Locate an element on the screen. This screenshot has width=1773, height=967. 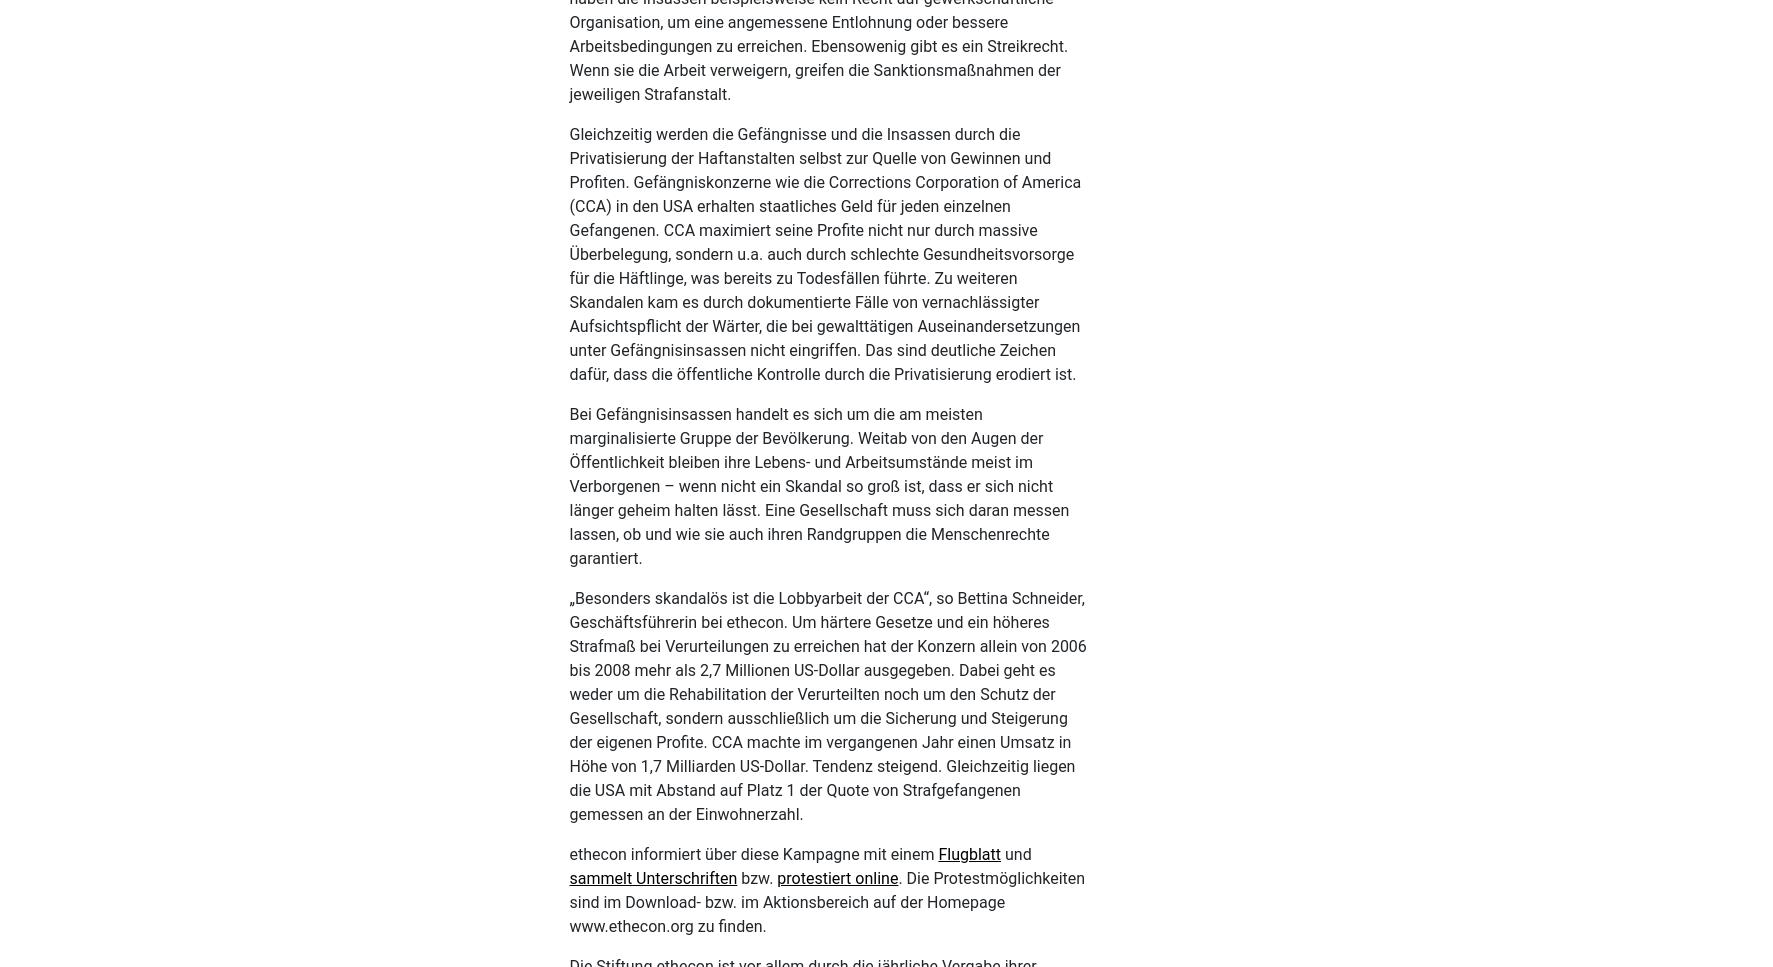
'/Venezuela (2008),' is located at coordinates (690, 177).